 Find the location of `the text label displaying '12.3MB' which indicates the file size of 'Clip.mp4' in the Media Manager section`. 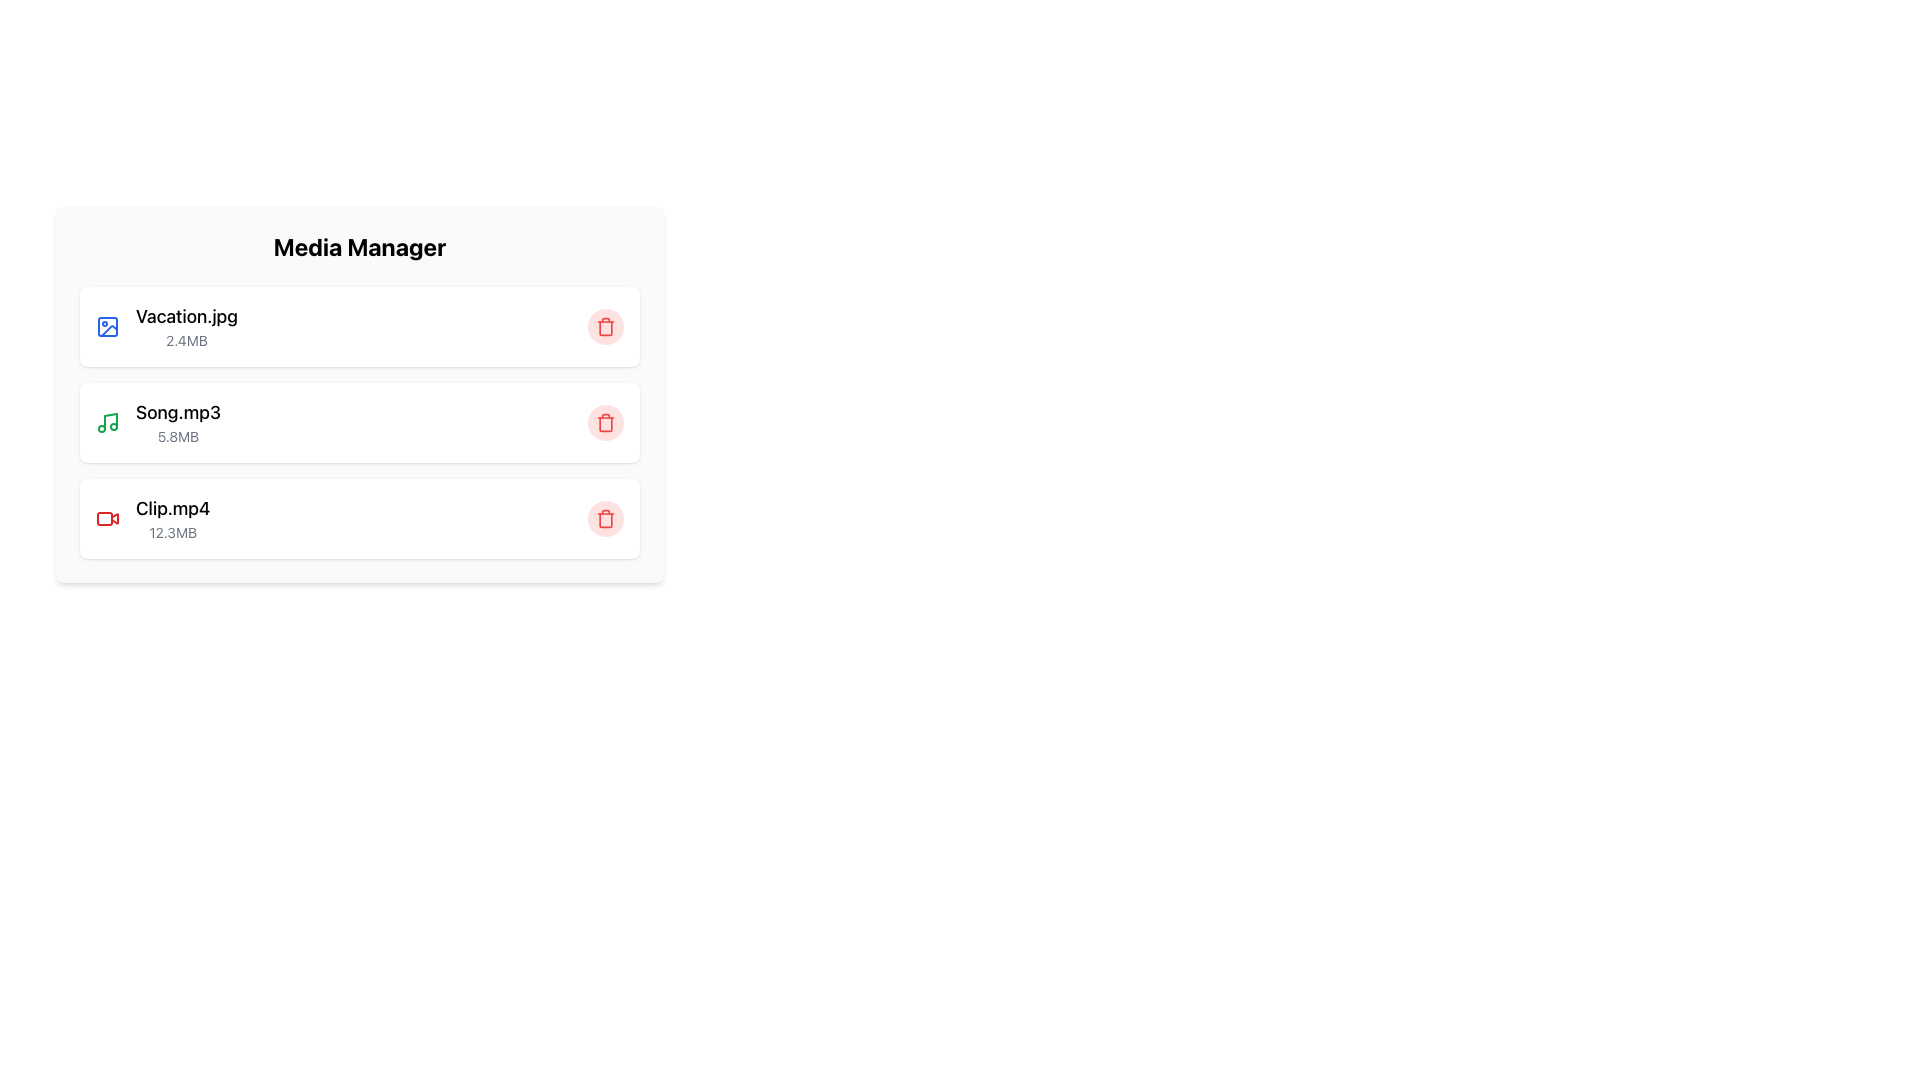

the text label displaying '12.3MB' which indicates the file size of 'Clip.mp4' in the Media Manager section is located at coordinates (173, 531).